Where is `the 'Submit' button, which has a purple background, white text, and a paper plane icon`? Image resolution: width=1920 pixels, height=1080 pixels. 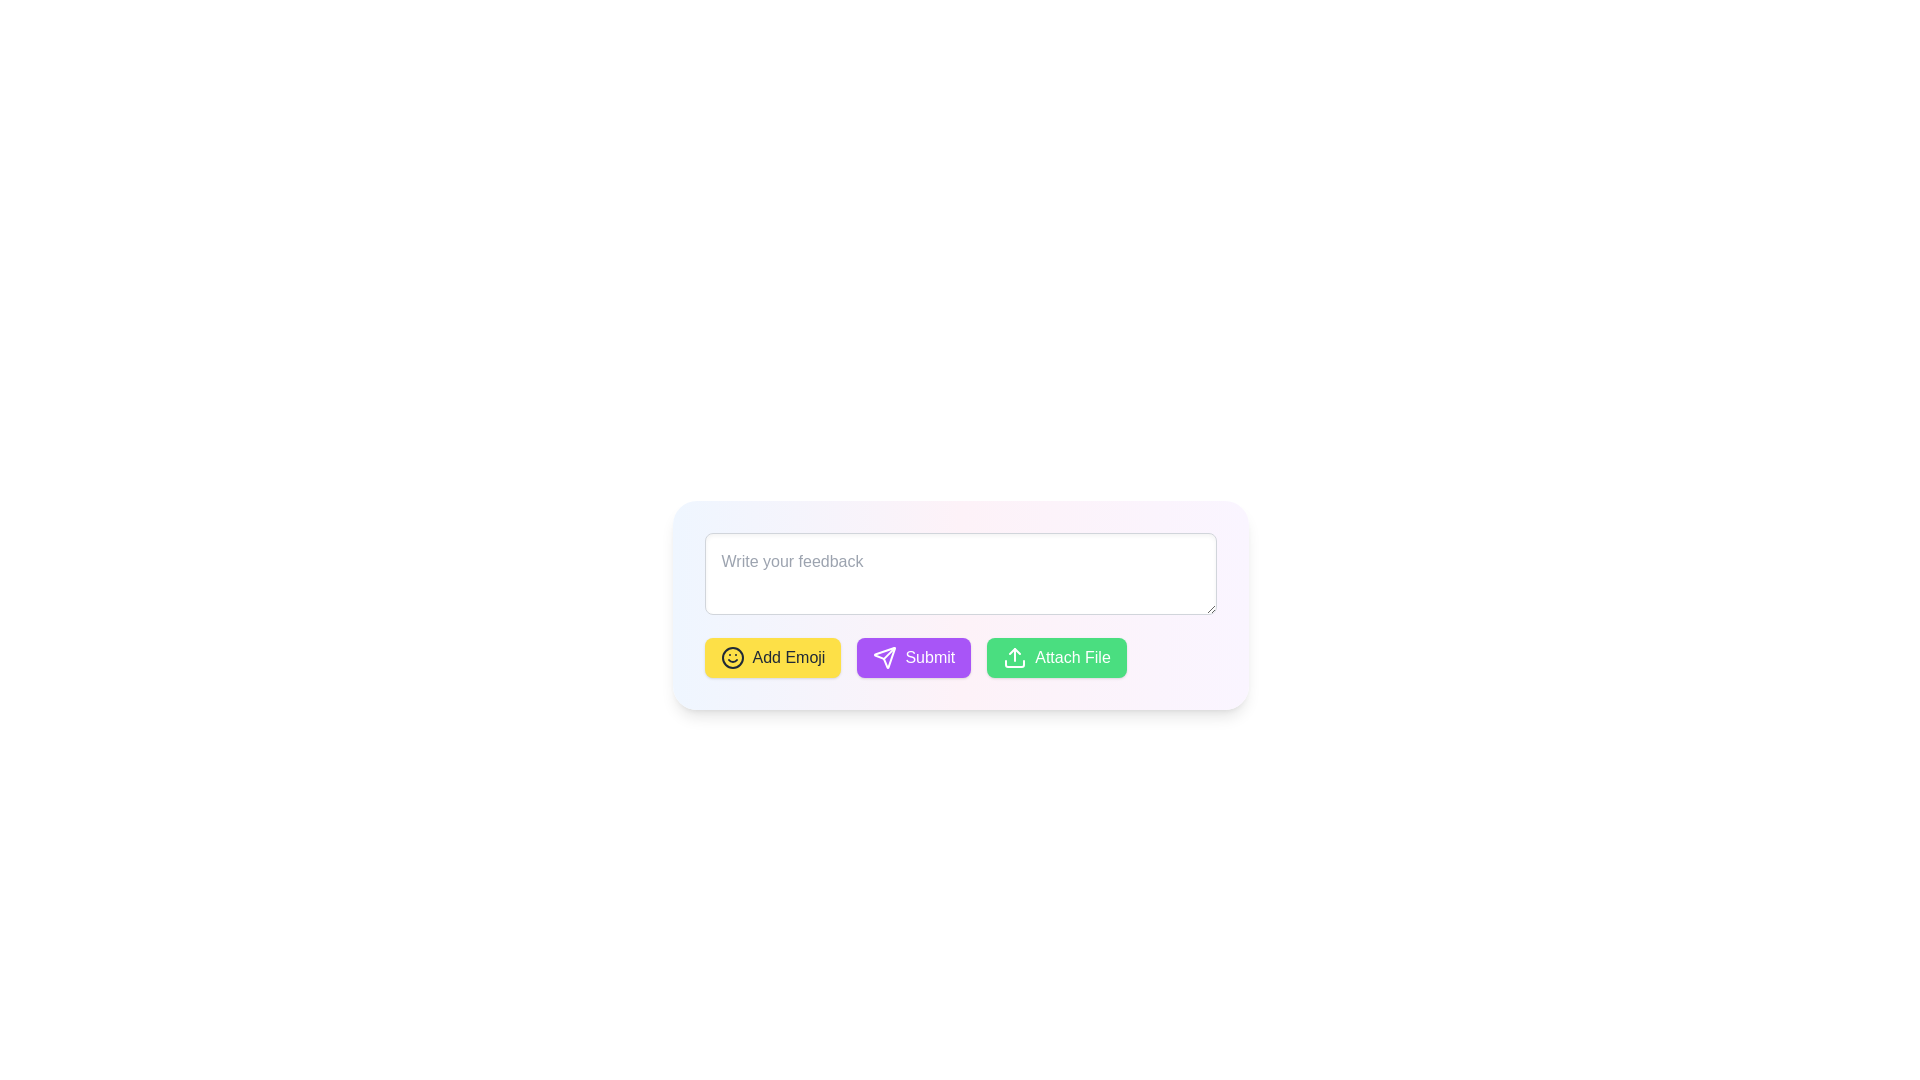
the 'Submit' button, which has a purple background, white text, and a paper plane icon is located at coordinates (960, 658).